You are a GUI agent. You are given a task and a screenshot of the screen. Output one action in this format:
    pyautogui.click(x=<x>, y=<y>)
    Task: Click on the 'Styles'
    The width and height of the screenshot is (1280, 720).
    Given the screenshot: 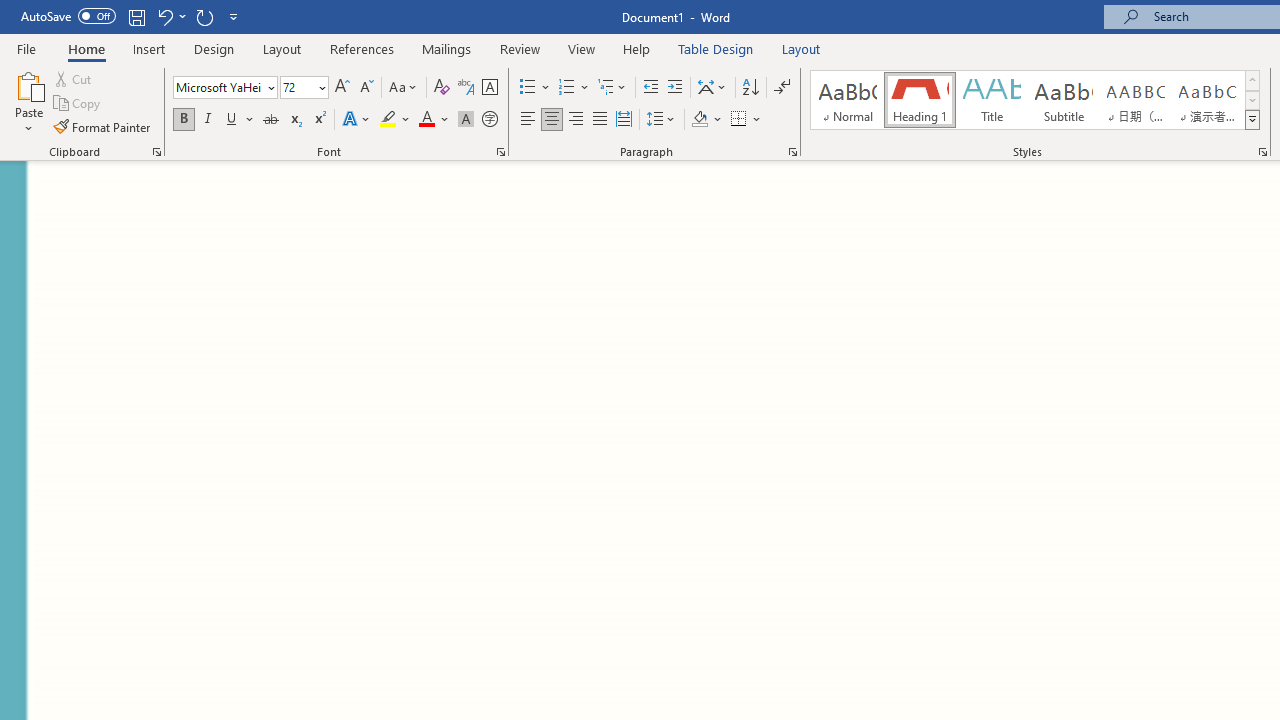 What is the action you would take?
    pyautogui.click(x=1251, y=120)
    